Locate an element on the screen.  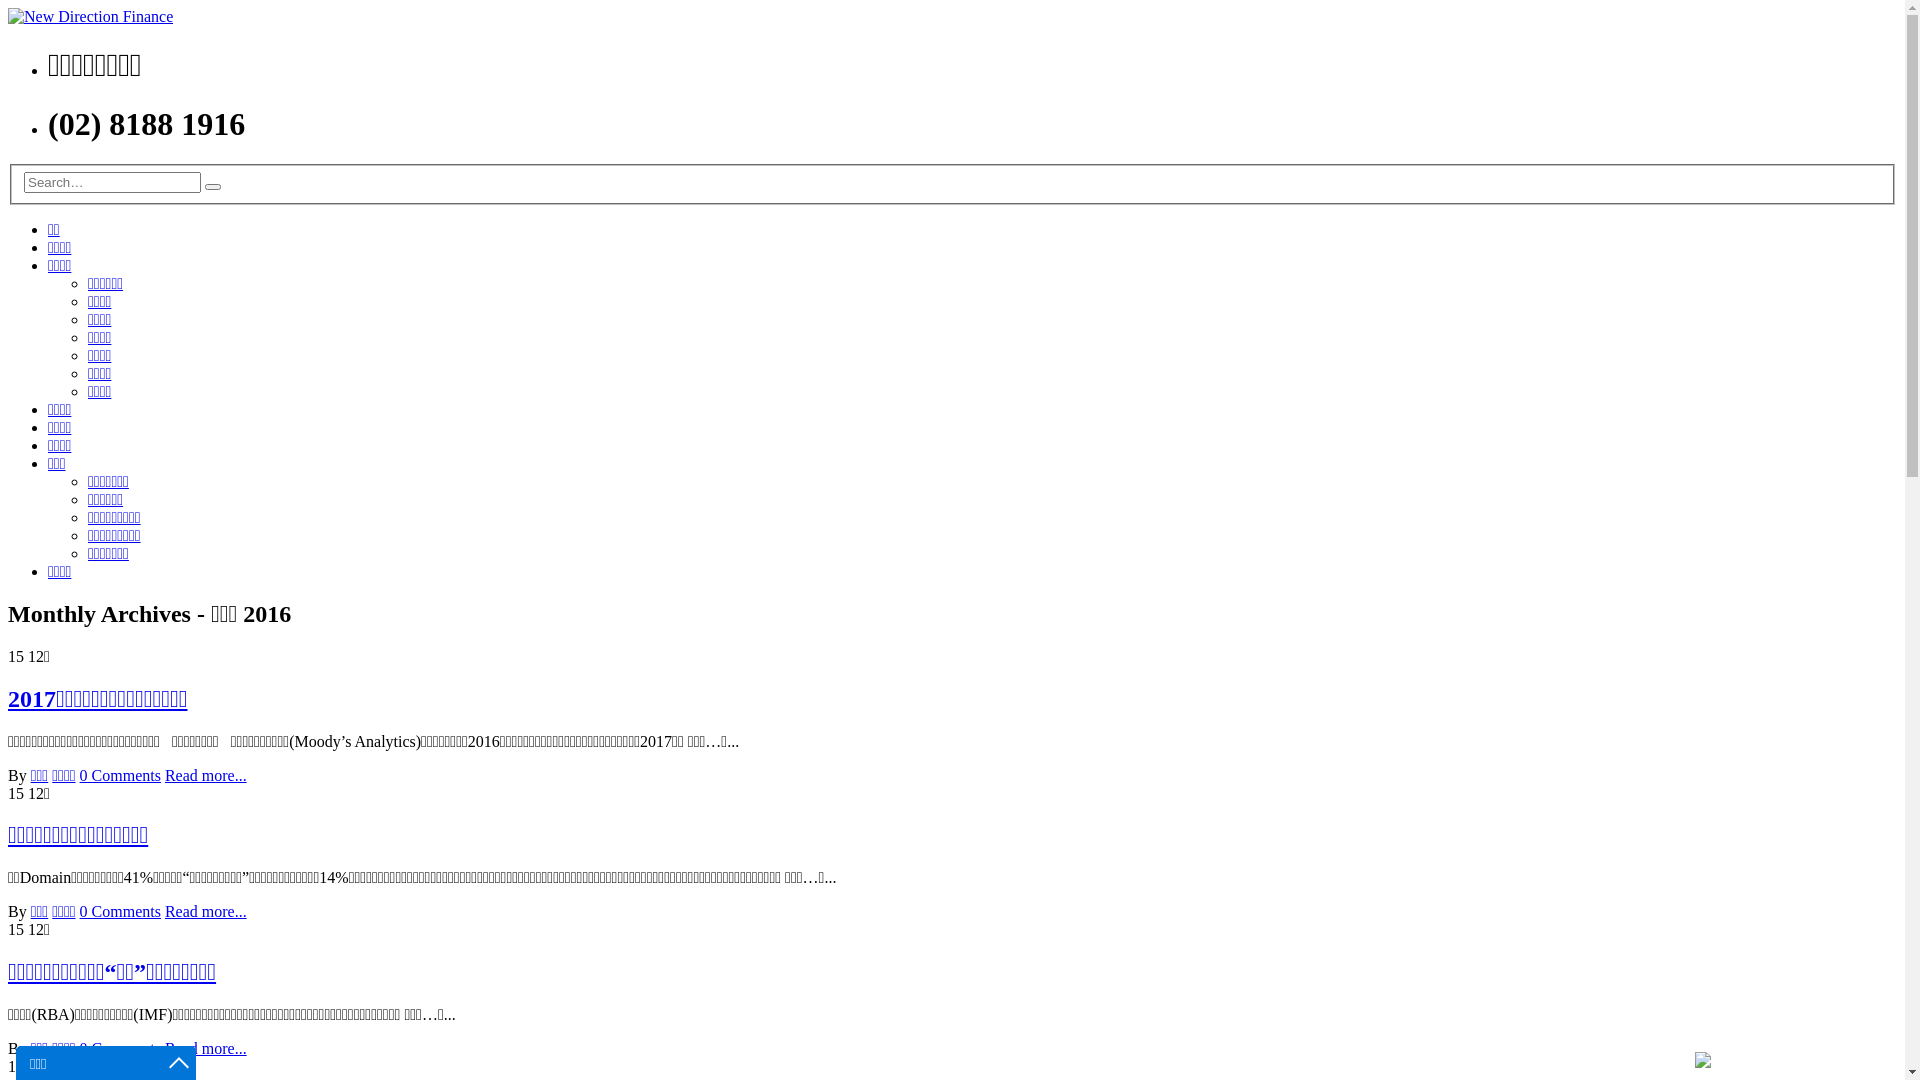
'Read more...' is located at coordinates (206, 911).